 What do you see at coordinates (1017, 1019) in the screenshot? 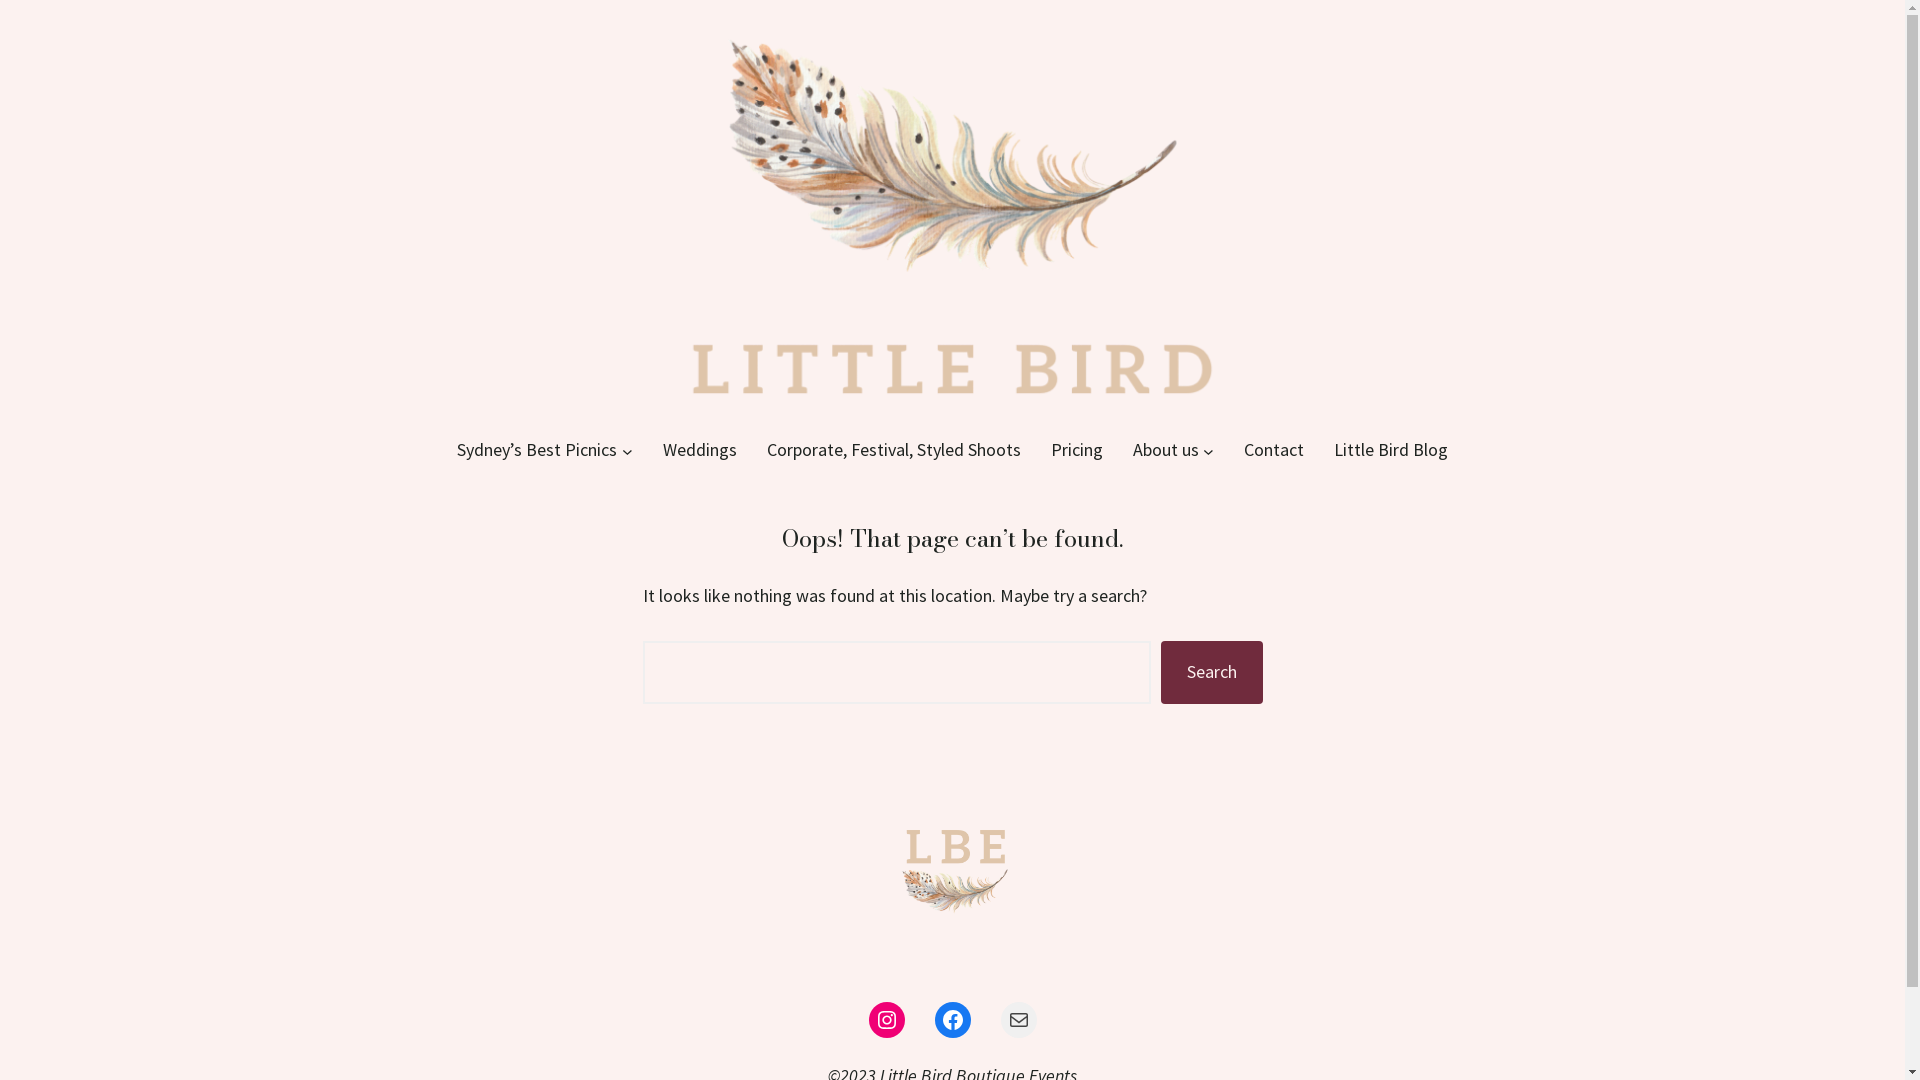
I see `'Mail'` at bounding box center [1017, 1019].